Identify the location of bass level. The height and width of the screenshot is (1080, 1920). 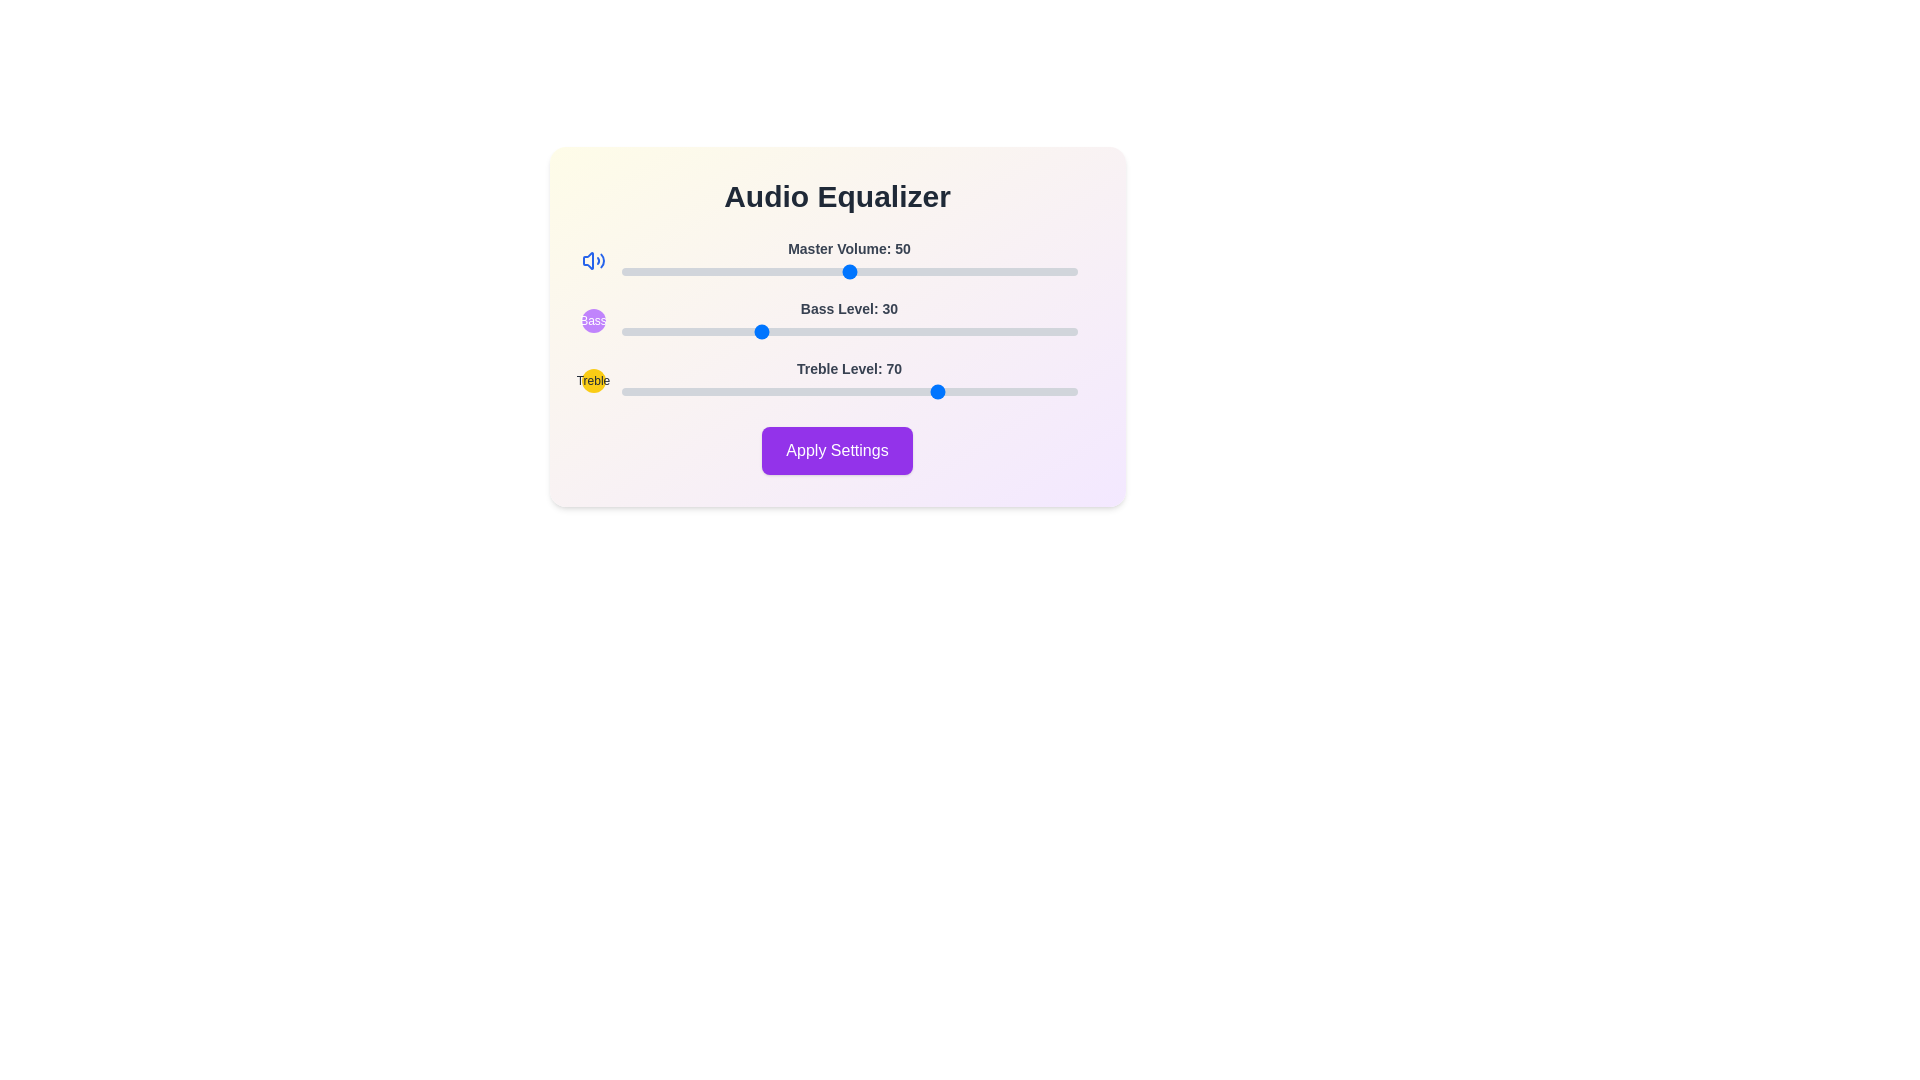
(817, 330).